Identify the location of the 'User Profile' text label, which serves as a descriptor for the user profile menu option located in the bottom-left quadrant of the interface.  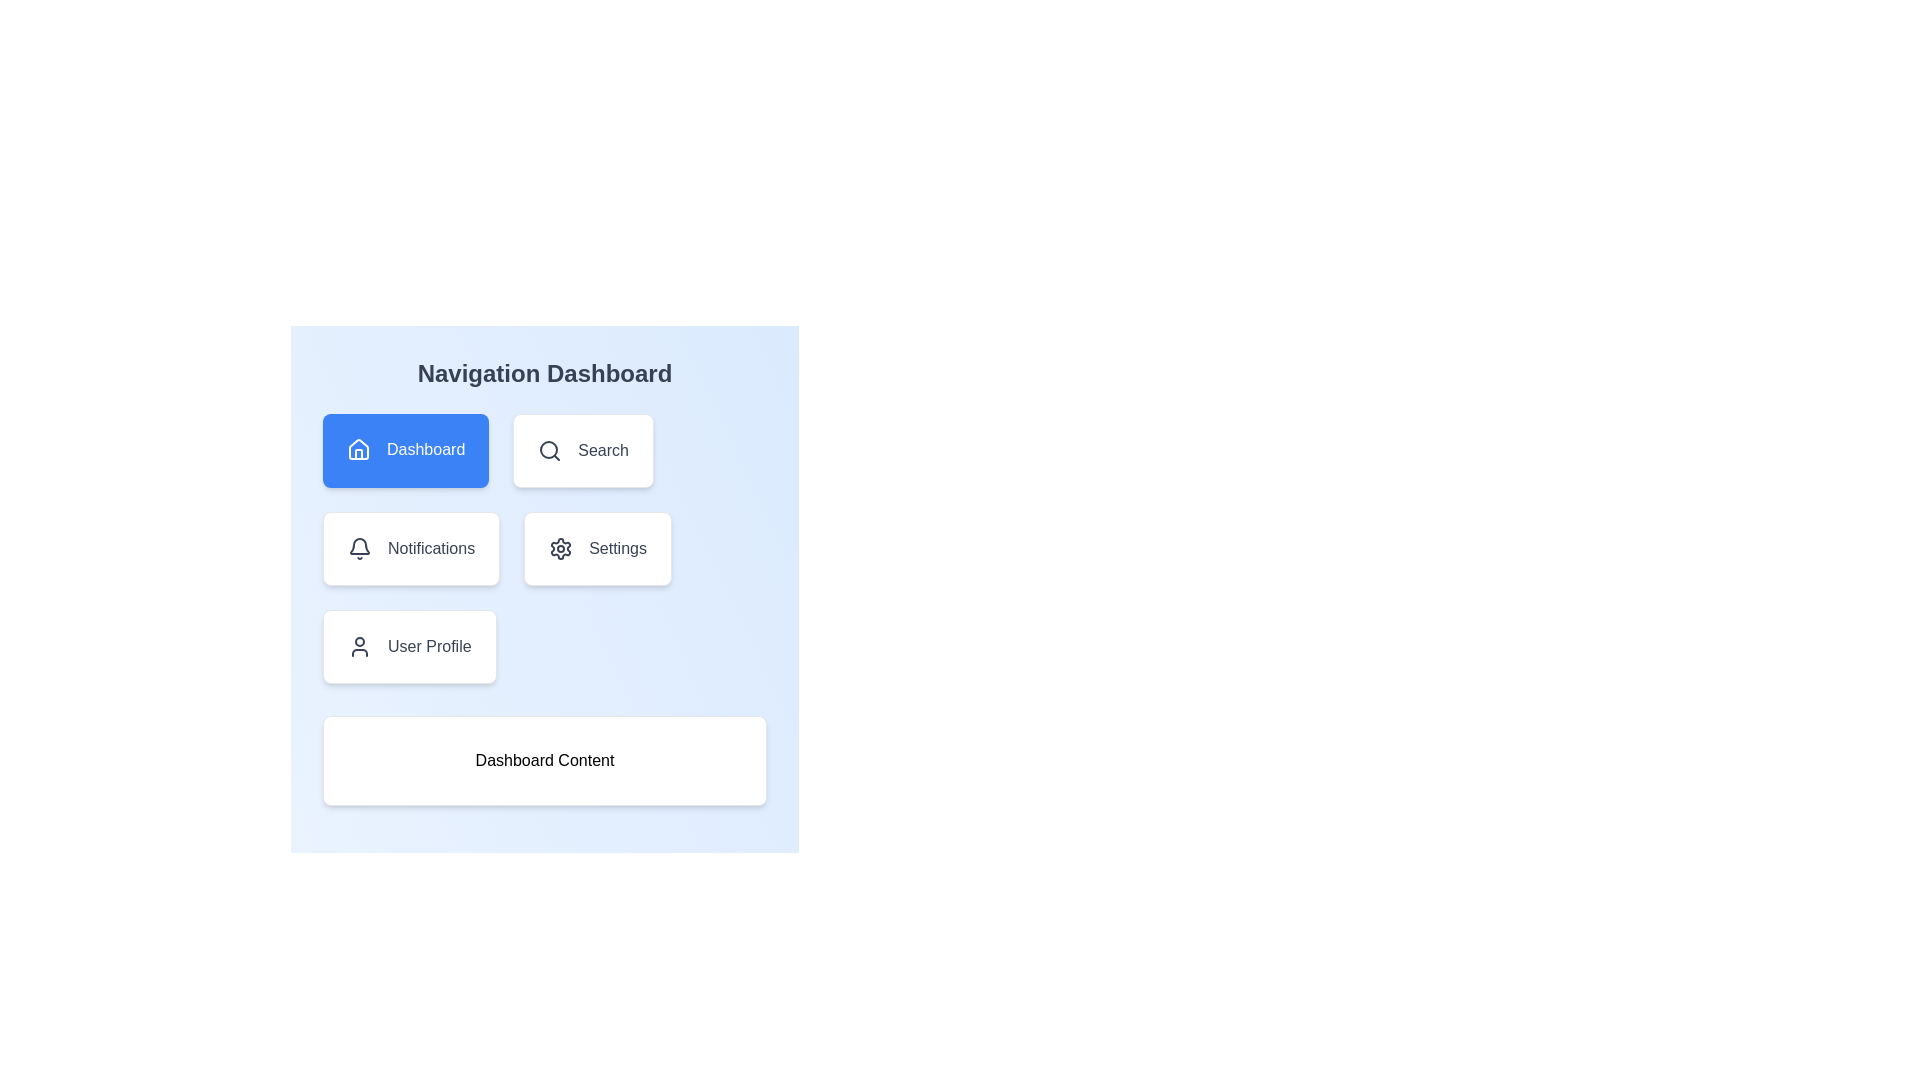
(428, 647).